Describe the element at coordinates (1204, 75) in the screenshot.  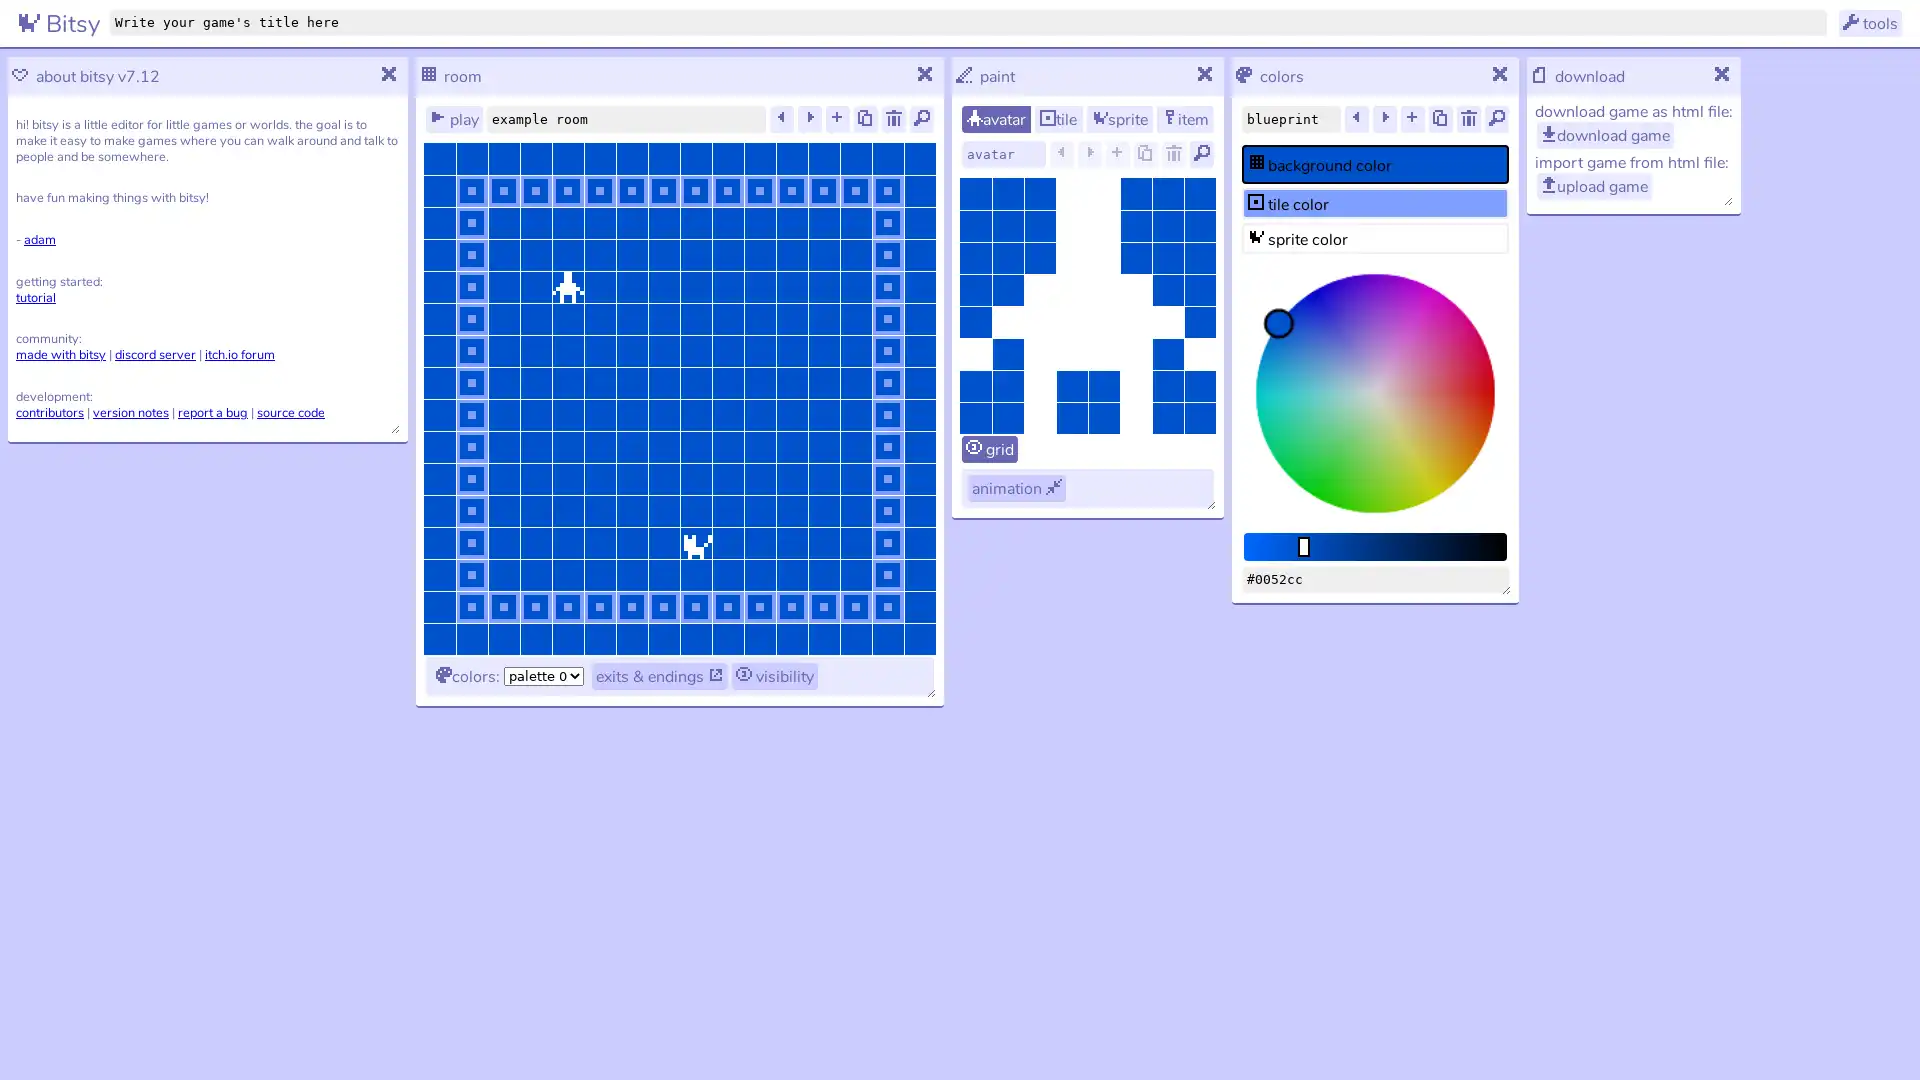
I see `minimize paint window` at that location.